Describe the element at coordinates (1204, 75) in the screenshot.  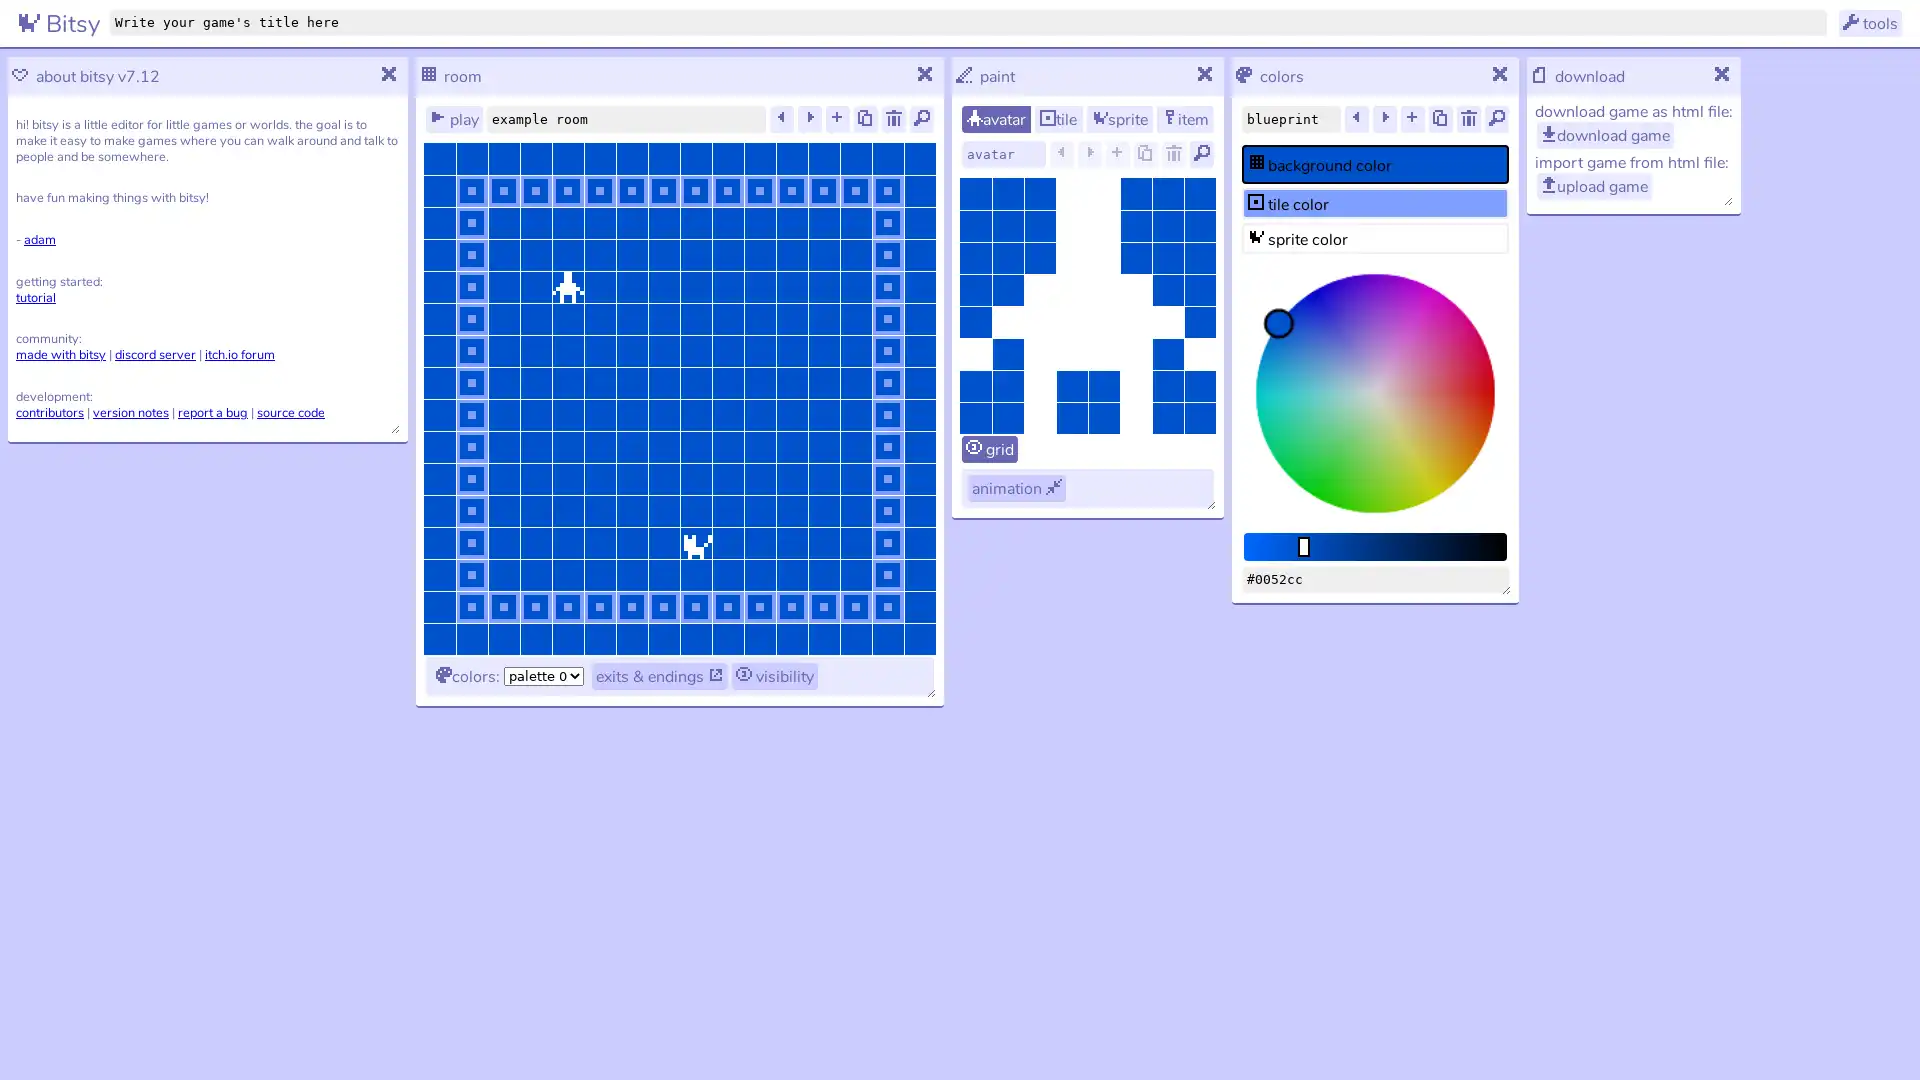
I see `minimize paint window` at that location.